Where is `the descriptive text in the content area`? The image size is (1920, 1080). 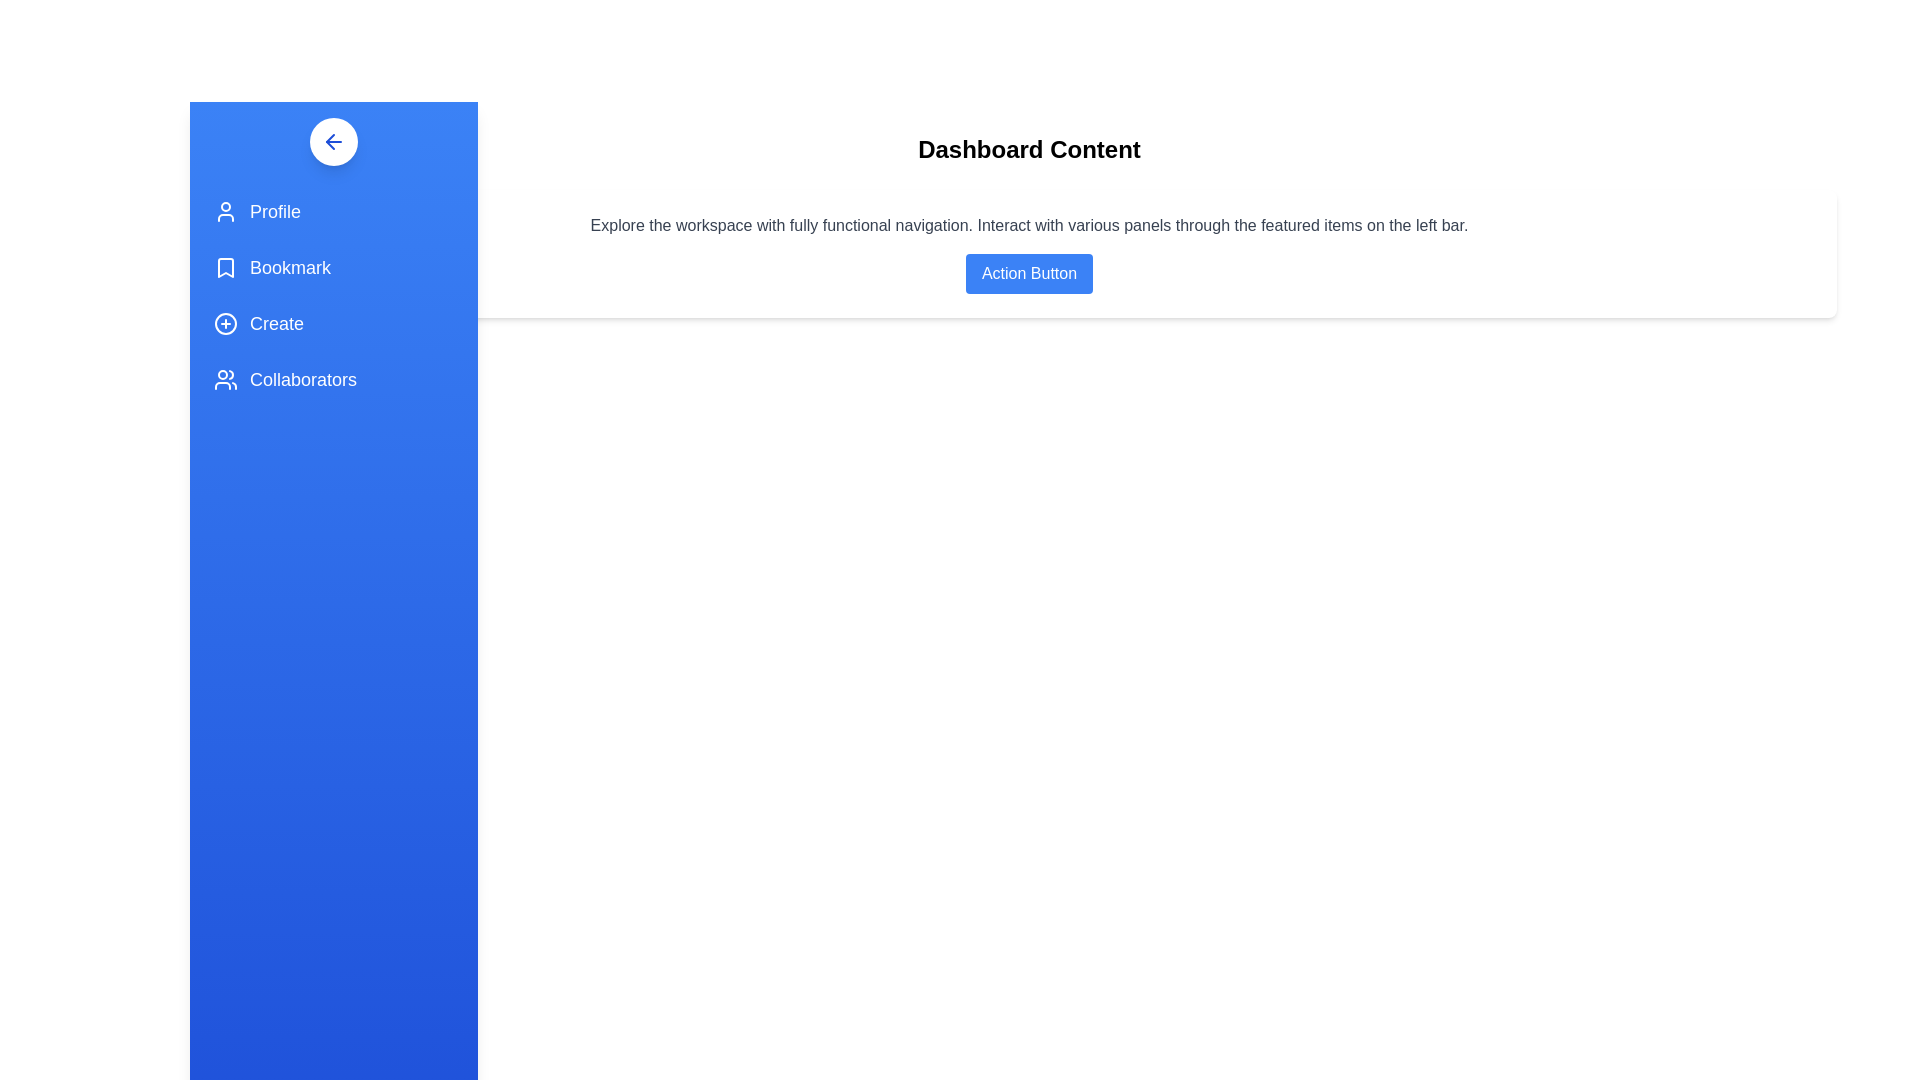
the descriptive text in the content area is located at coordinates (1029, 225).